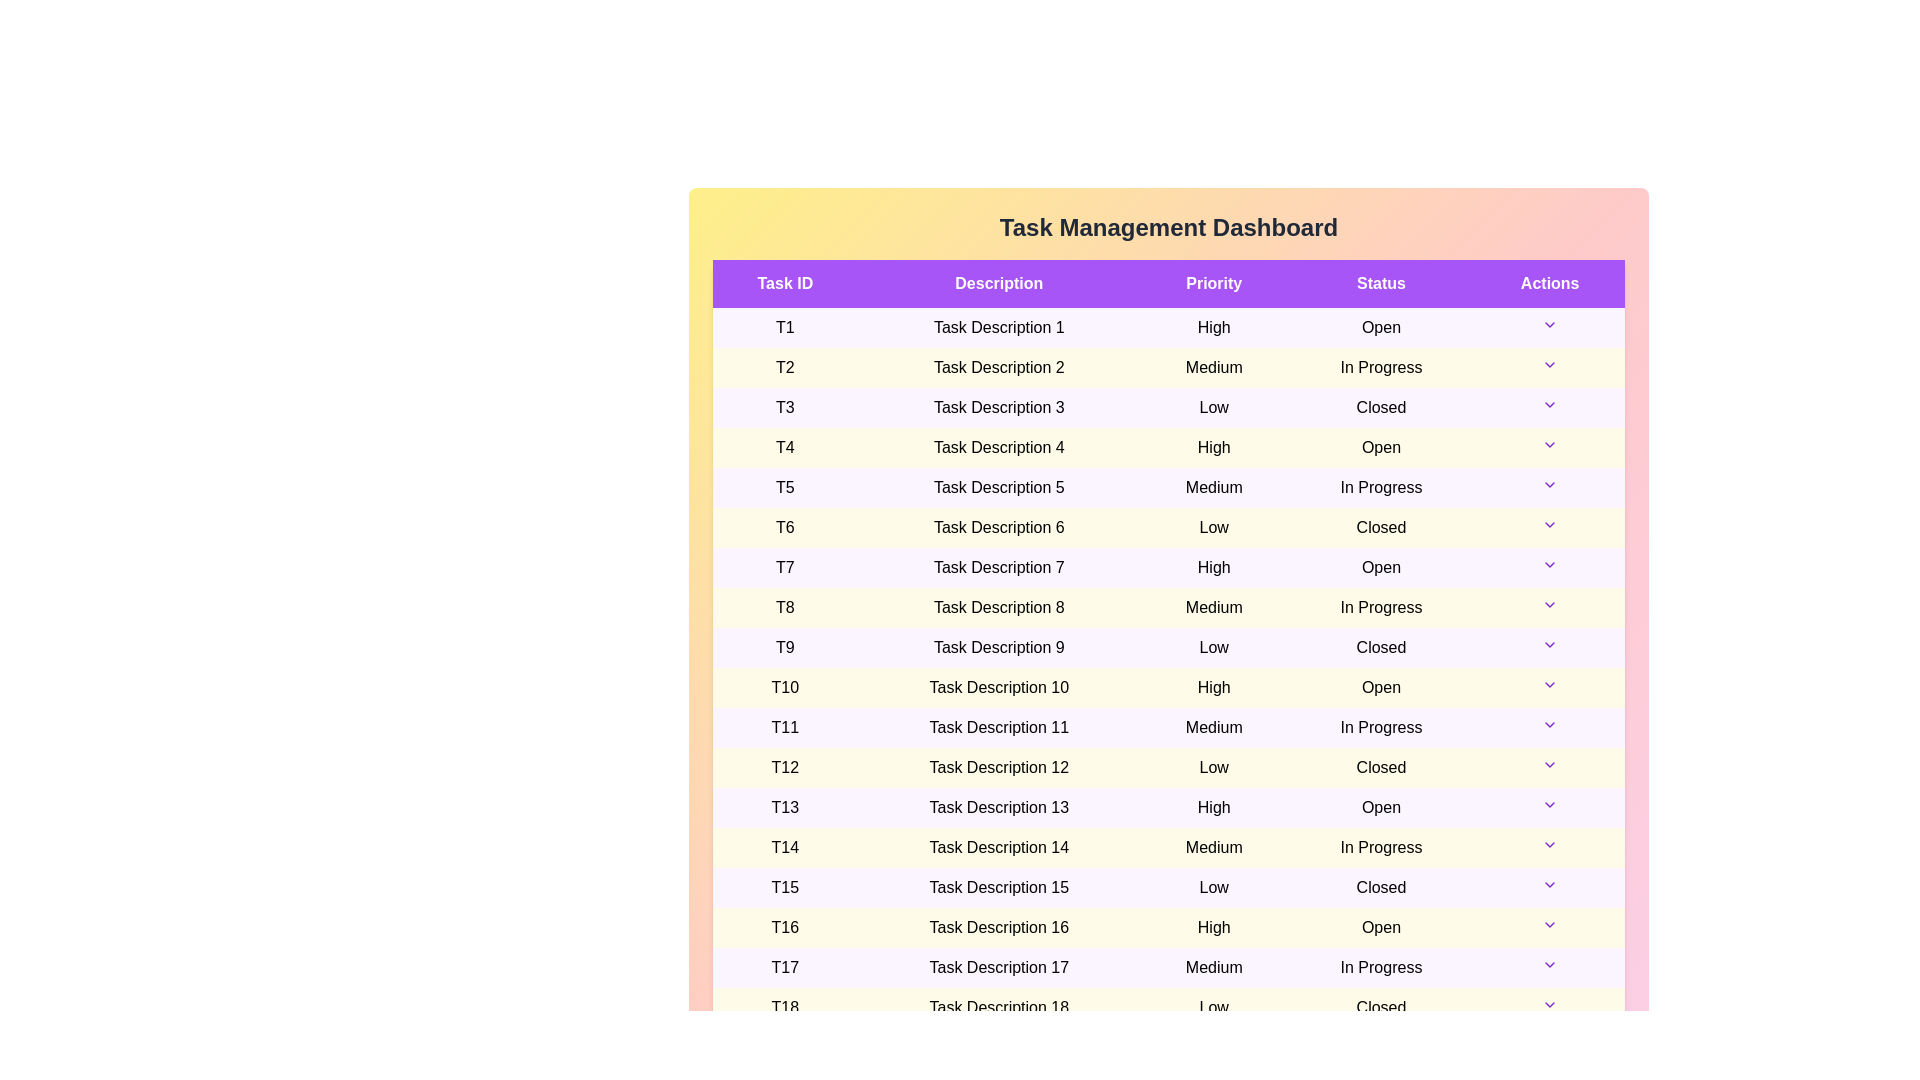 This screenshot has width=1920, height=1080. What do you see at coordinates (999, 284) in the screenshot?
I see `the table header Description to sort the table by that column` at bounding box center [999, 284].